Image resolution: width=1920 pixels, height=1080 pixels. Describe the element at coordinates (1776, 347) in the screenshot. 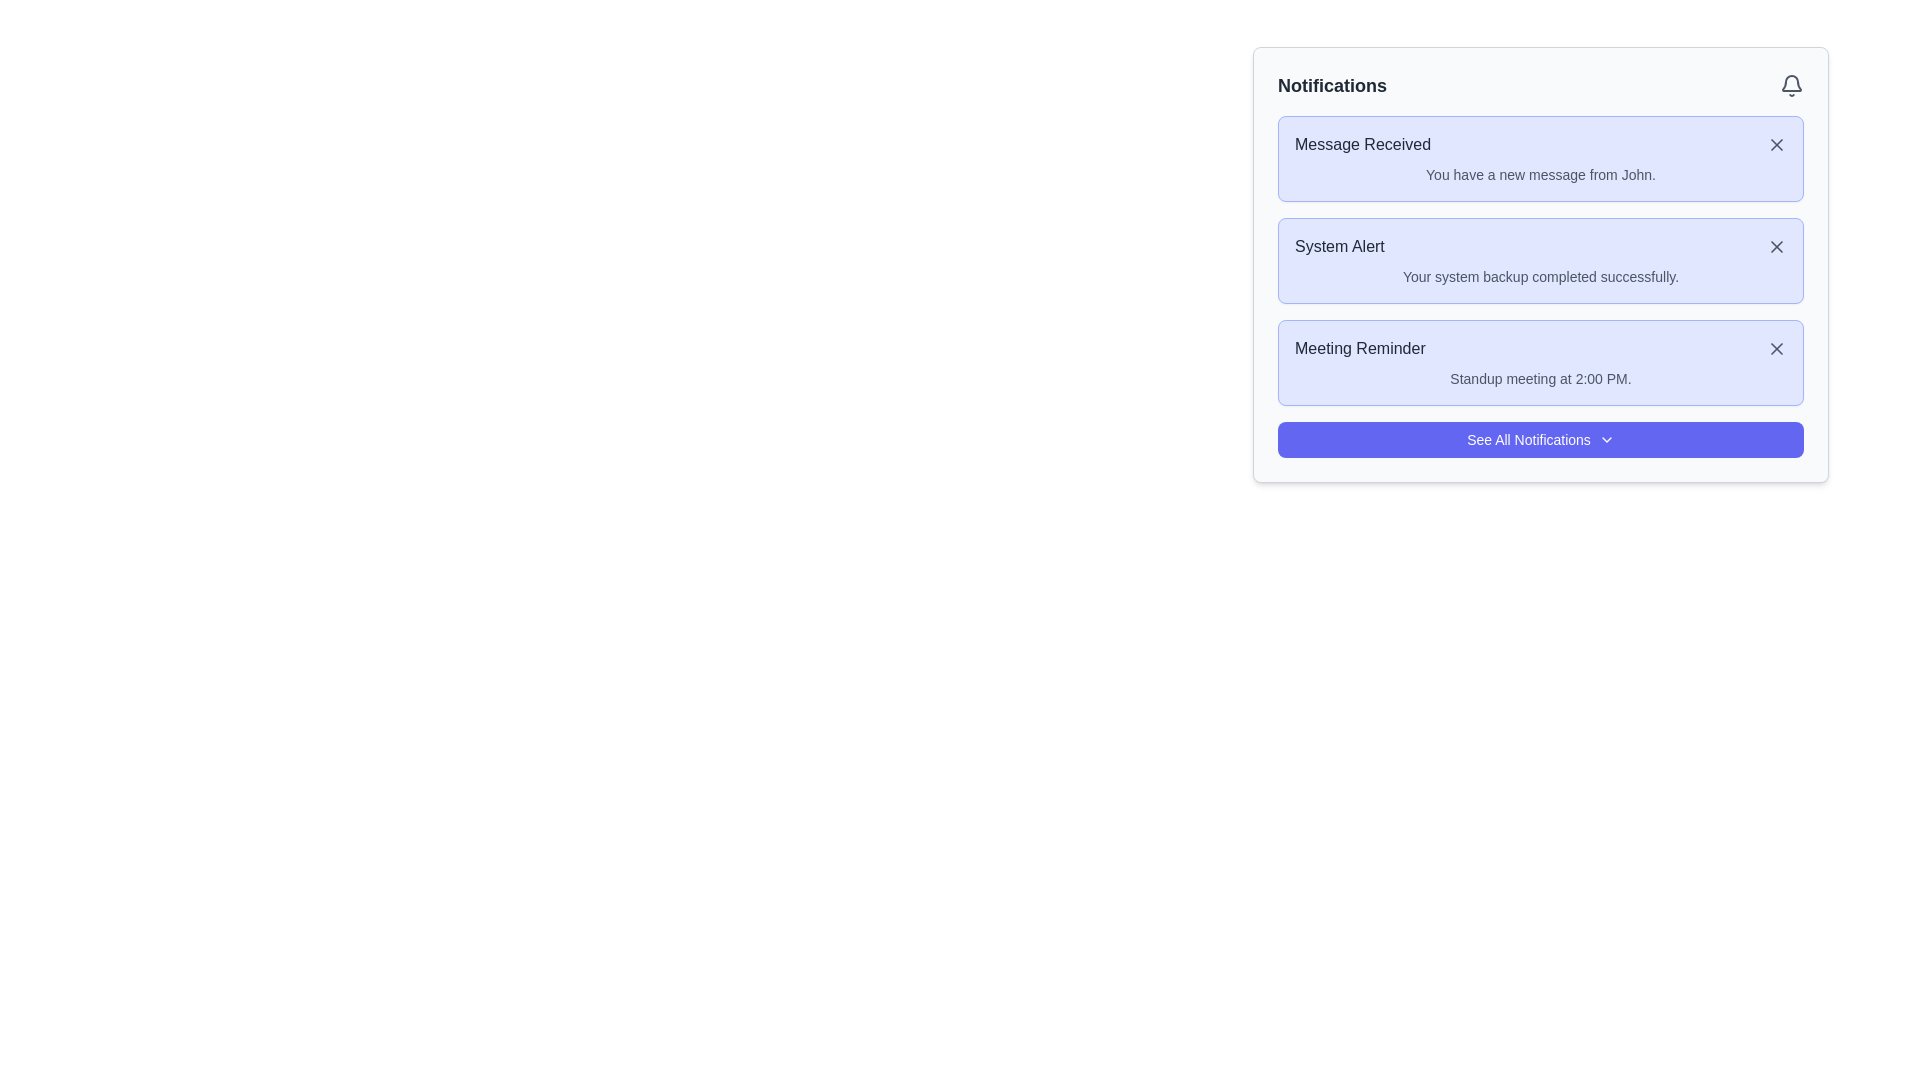

I see `the Close button within the 'Meeting Reminder' notification` at that location.